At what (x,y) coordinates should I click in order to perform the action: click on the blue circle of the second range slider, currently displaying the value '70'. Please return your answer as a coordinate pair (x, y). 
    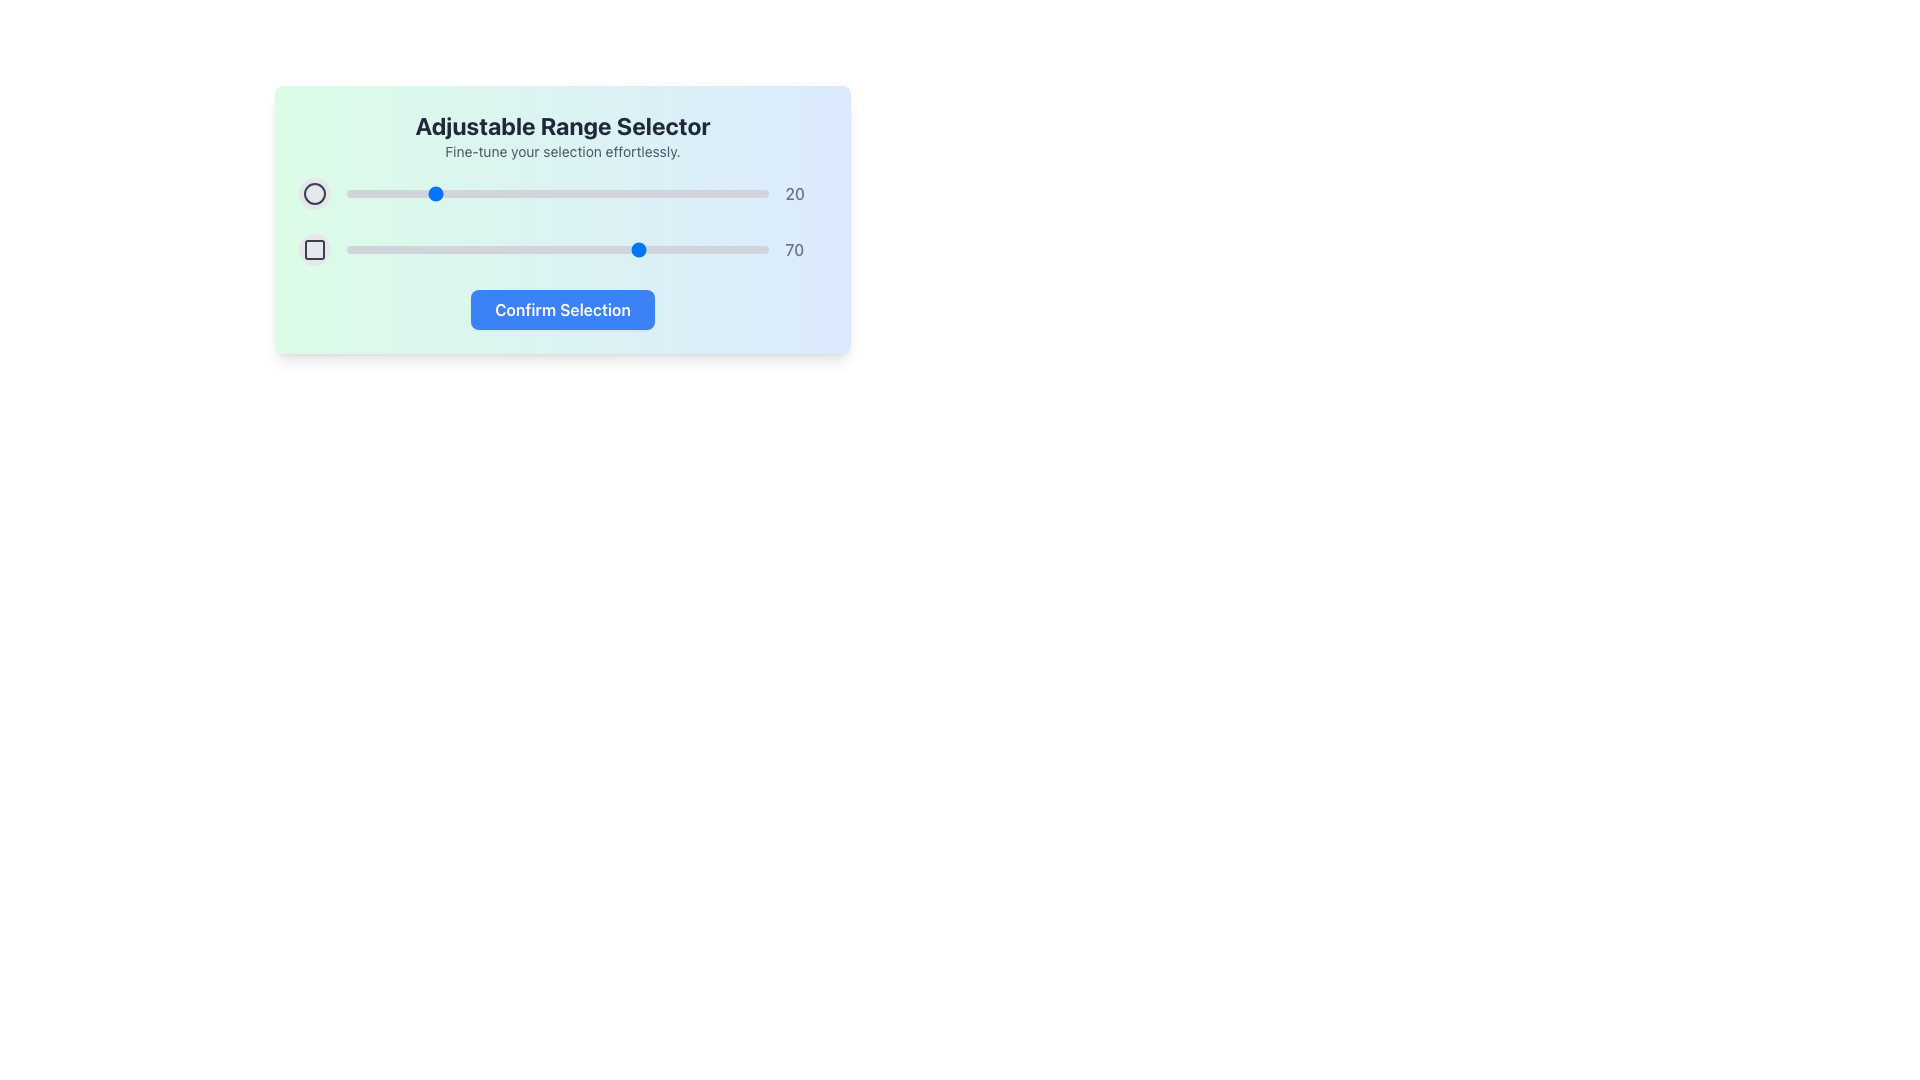
    Looking at the image, I should click on (561, 249).